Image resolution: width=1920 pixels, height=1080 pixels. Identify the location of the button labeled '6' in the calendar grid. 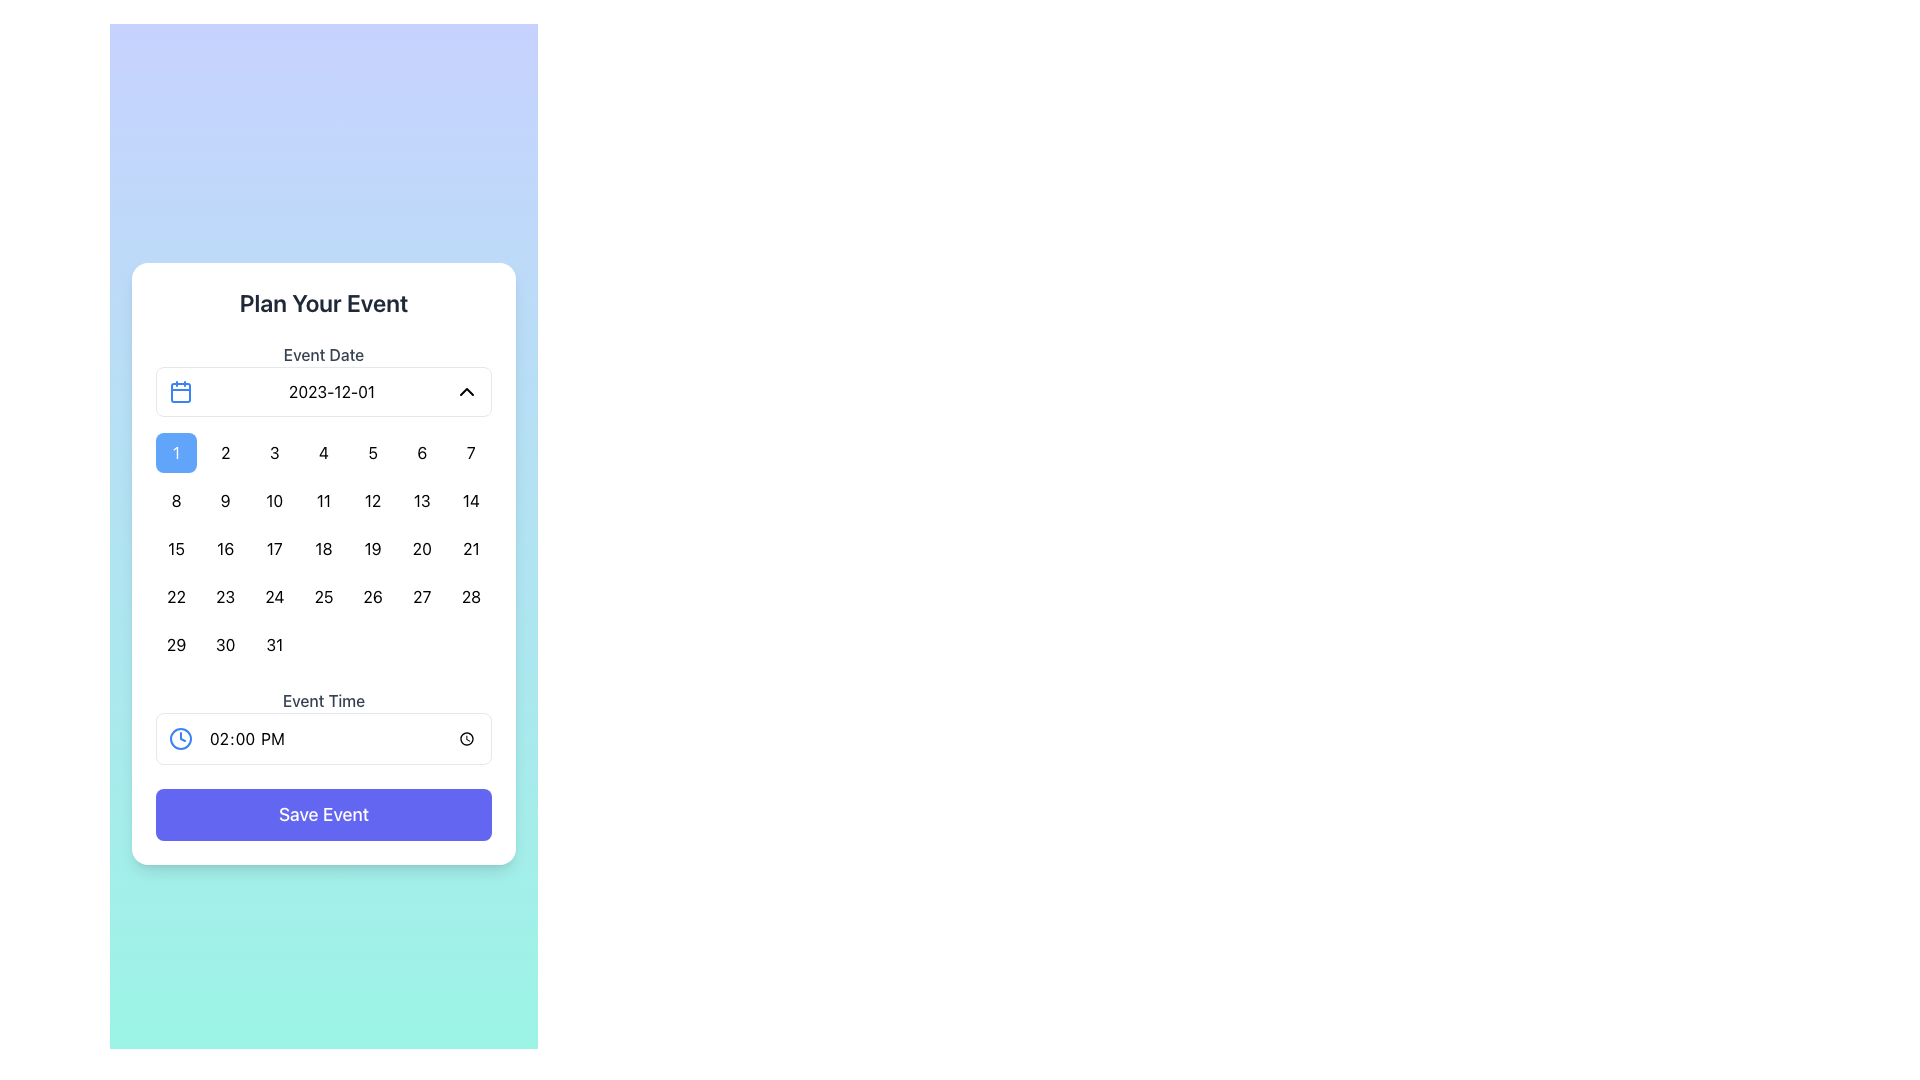
(421, 452).